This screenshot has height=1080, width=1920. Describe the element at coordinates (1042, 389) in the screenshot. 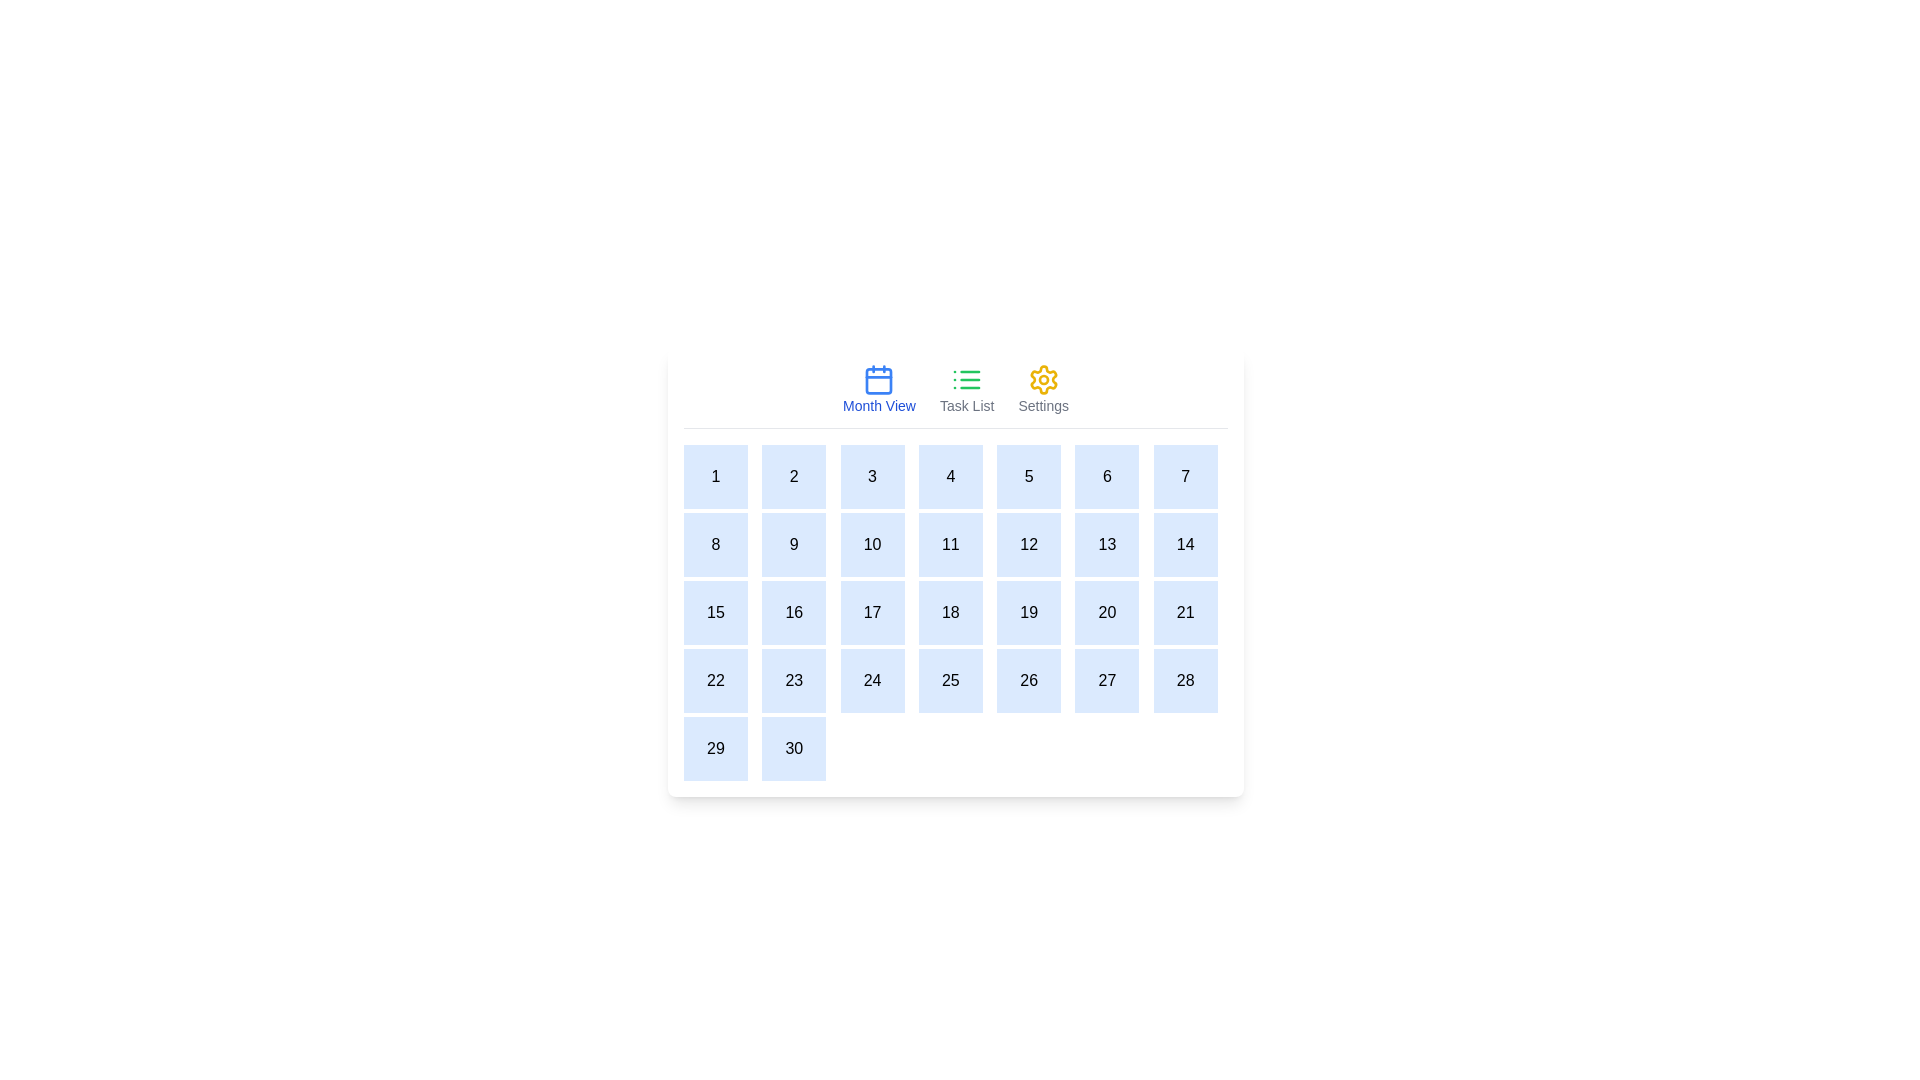

I see `the tab labeled Settings` at that location.